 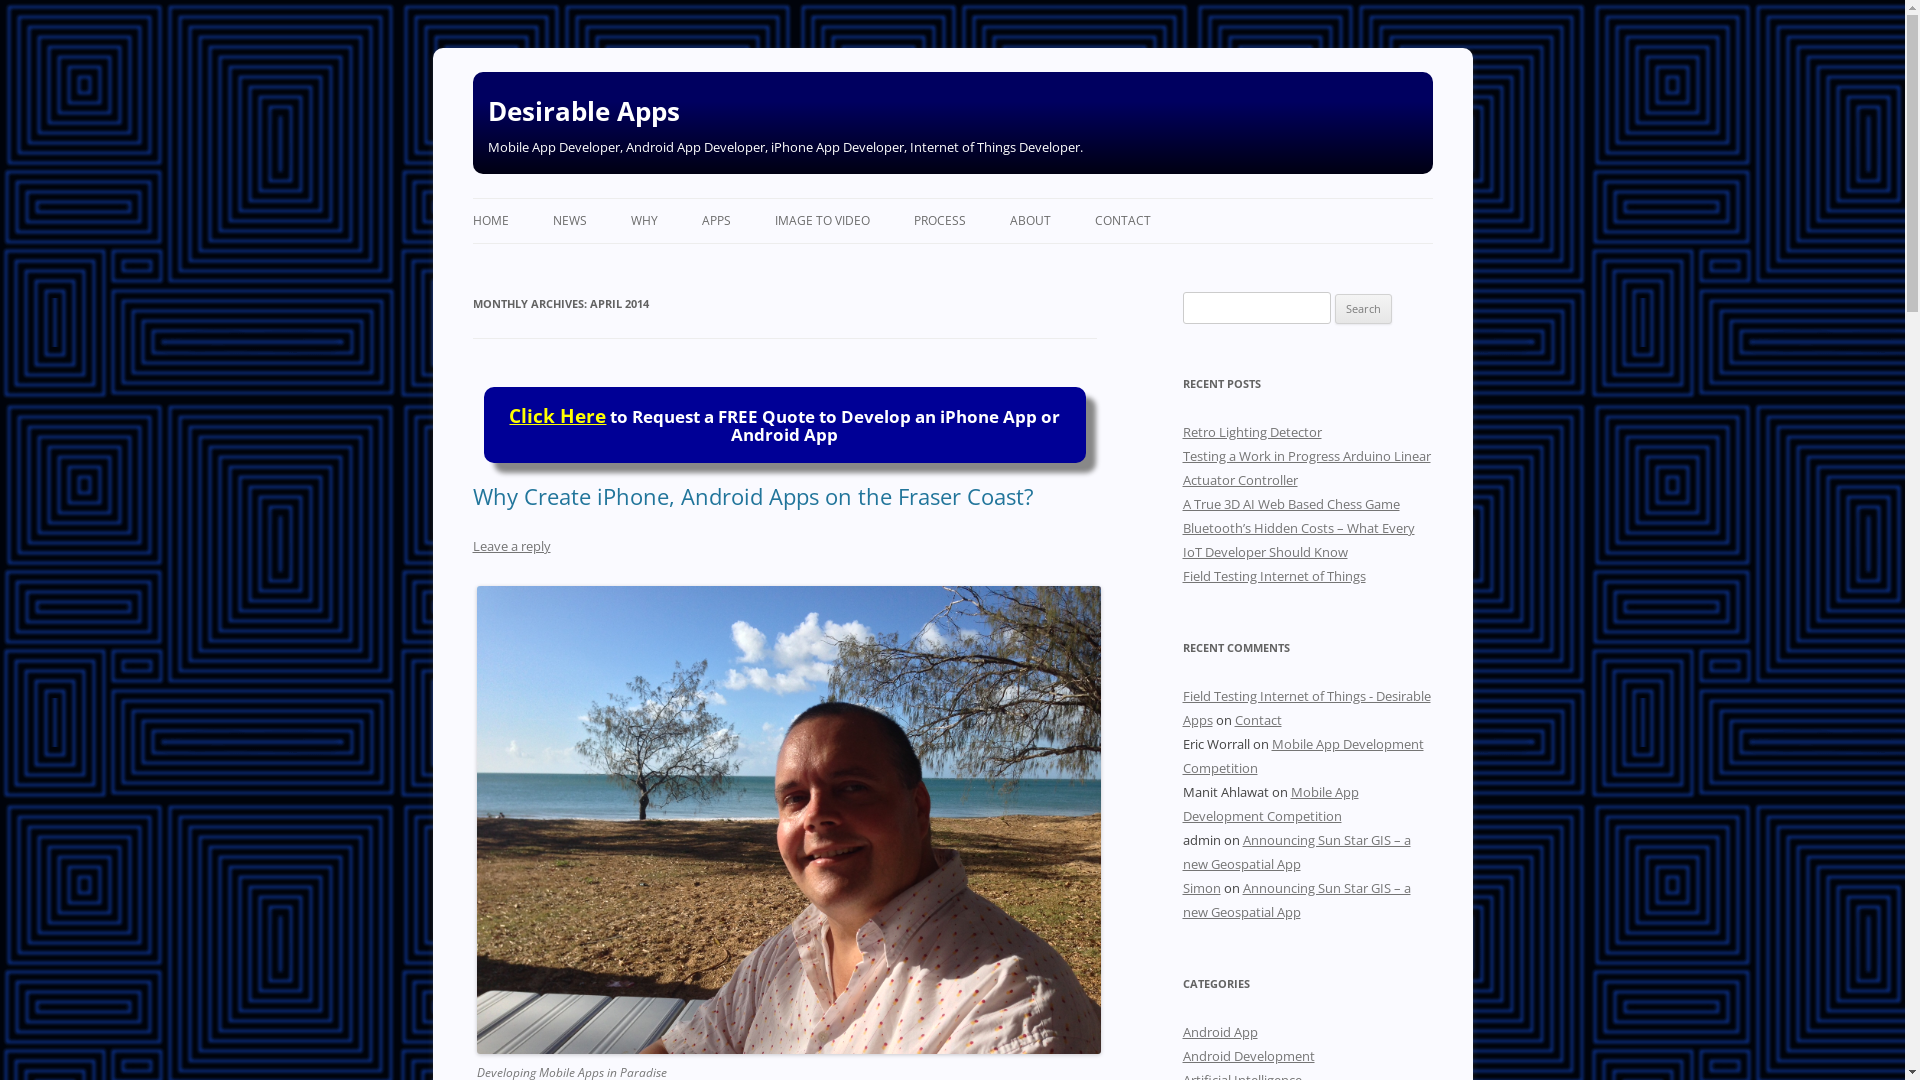 What do you see at coordinates (1181, 503) in the screenshot?
I see `'A True 3D AI Web Based Chess Game'` at bounding box center [1181, 503].